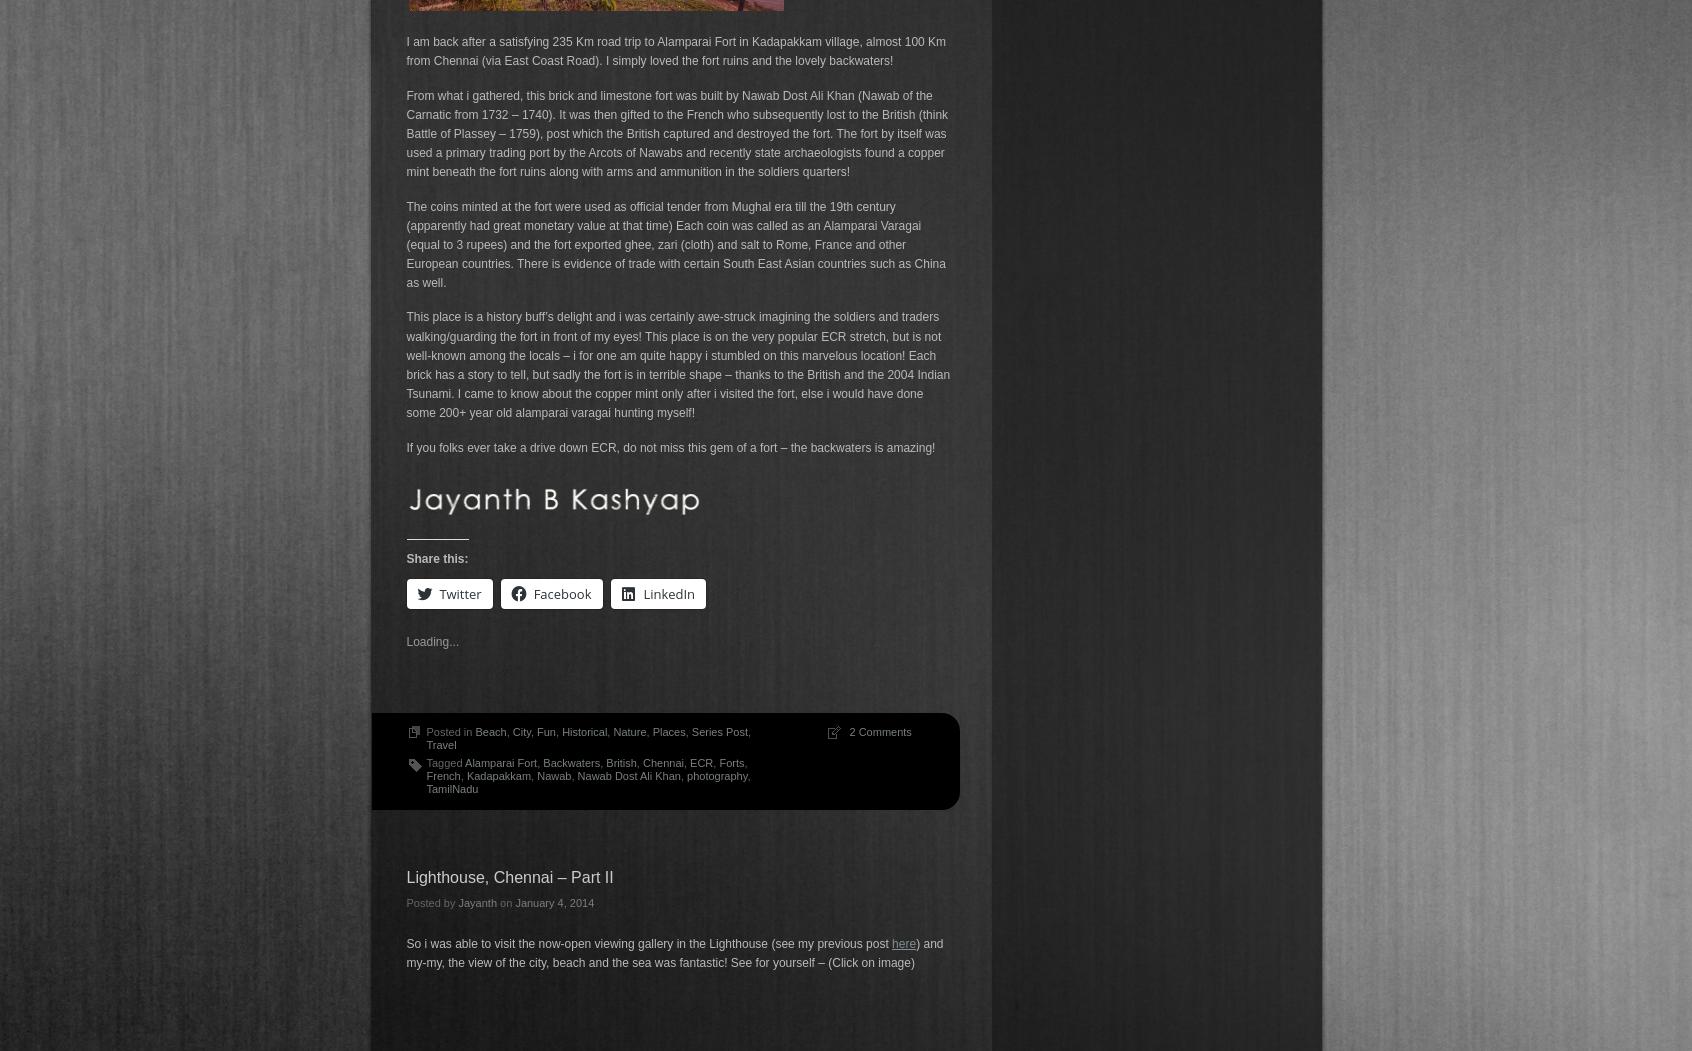  What do you see at coordinates (562, 592) in the screenshot?
I see `'Facebook'` at bounding box center [562, 592].